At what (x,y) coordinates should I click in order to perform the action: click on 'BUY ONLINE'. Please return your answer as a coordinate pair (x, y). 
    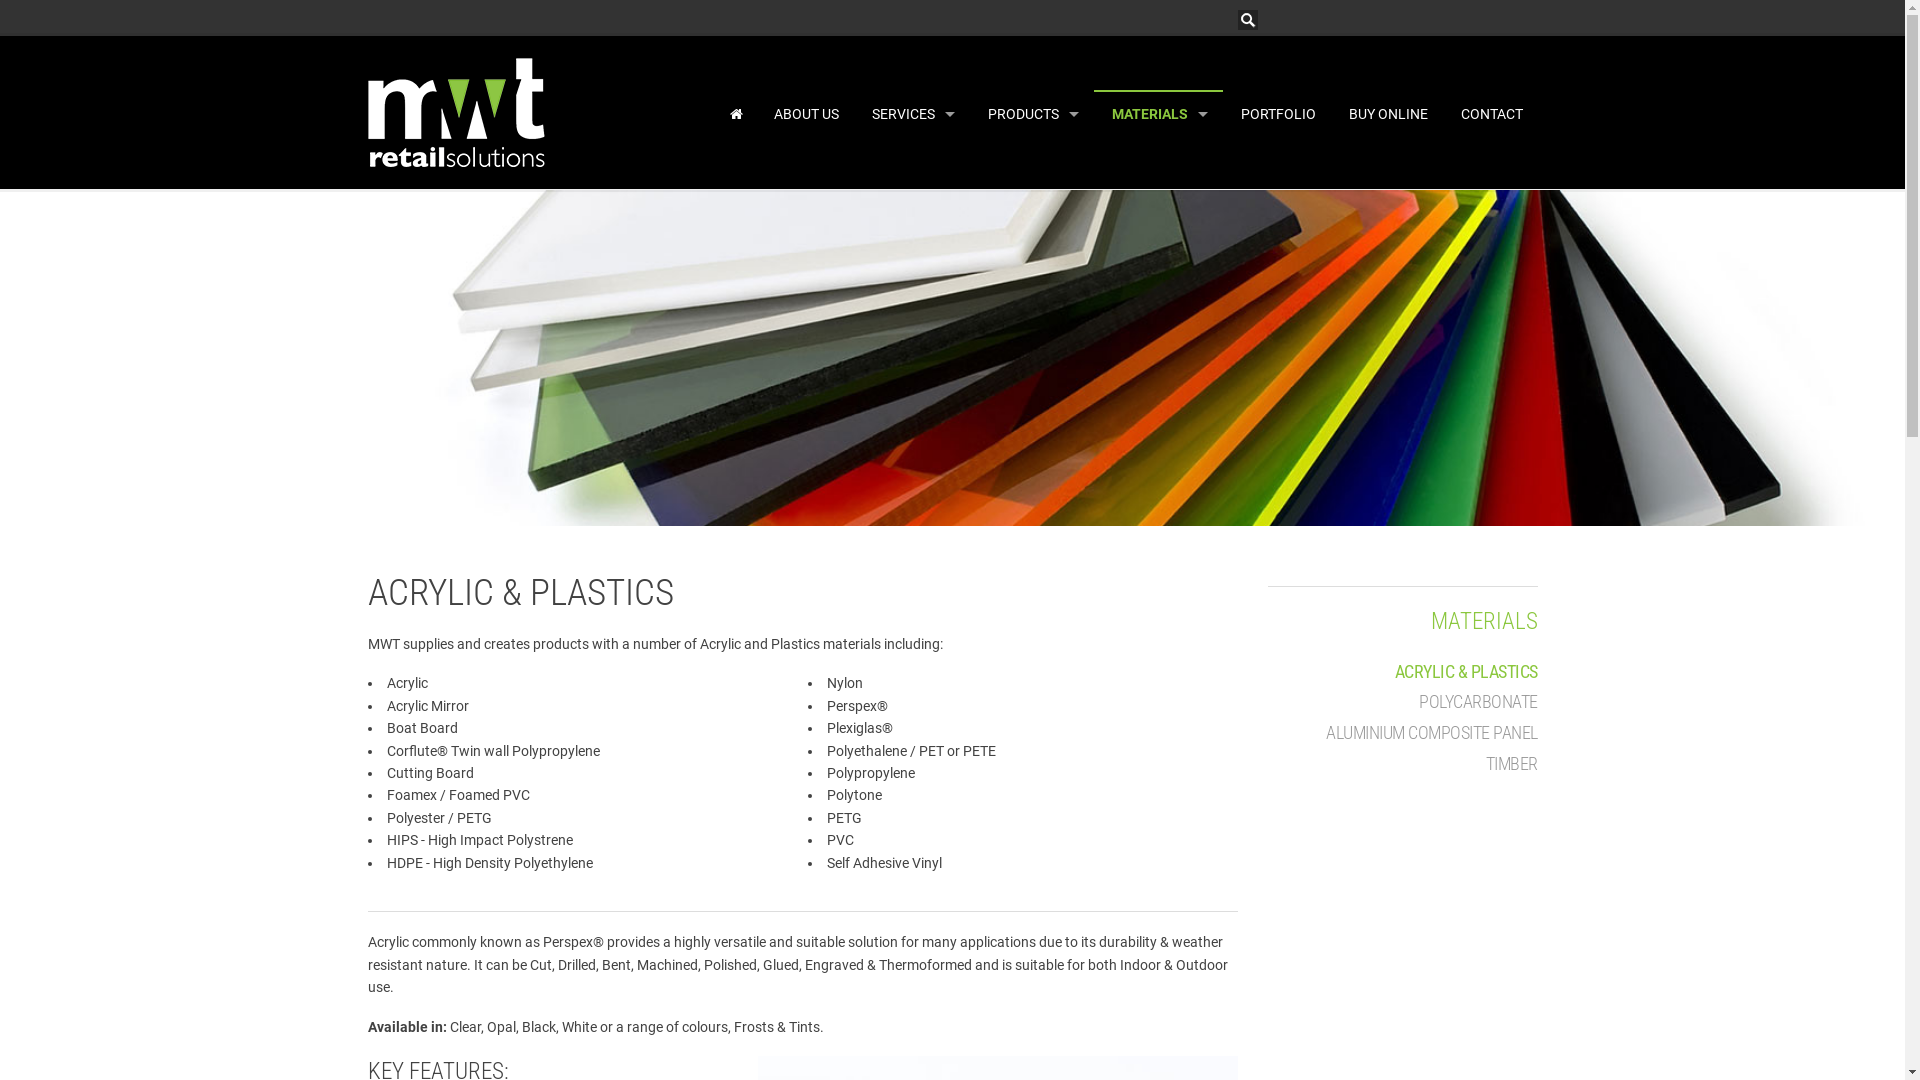
    Looking at the image, I should click on (1385, 113).